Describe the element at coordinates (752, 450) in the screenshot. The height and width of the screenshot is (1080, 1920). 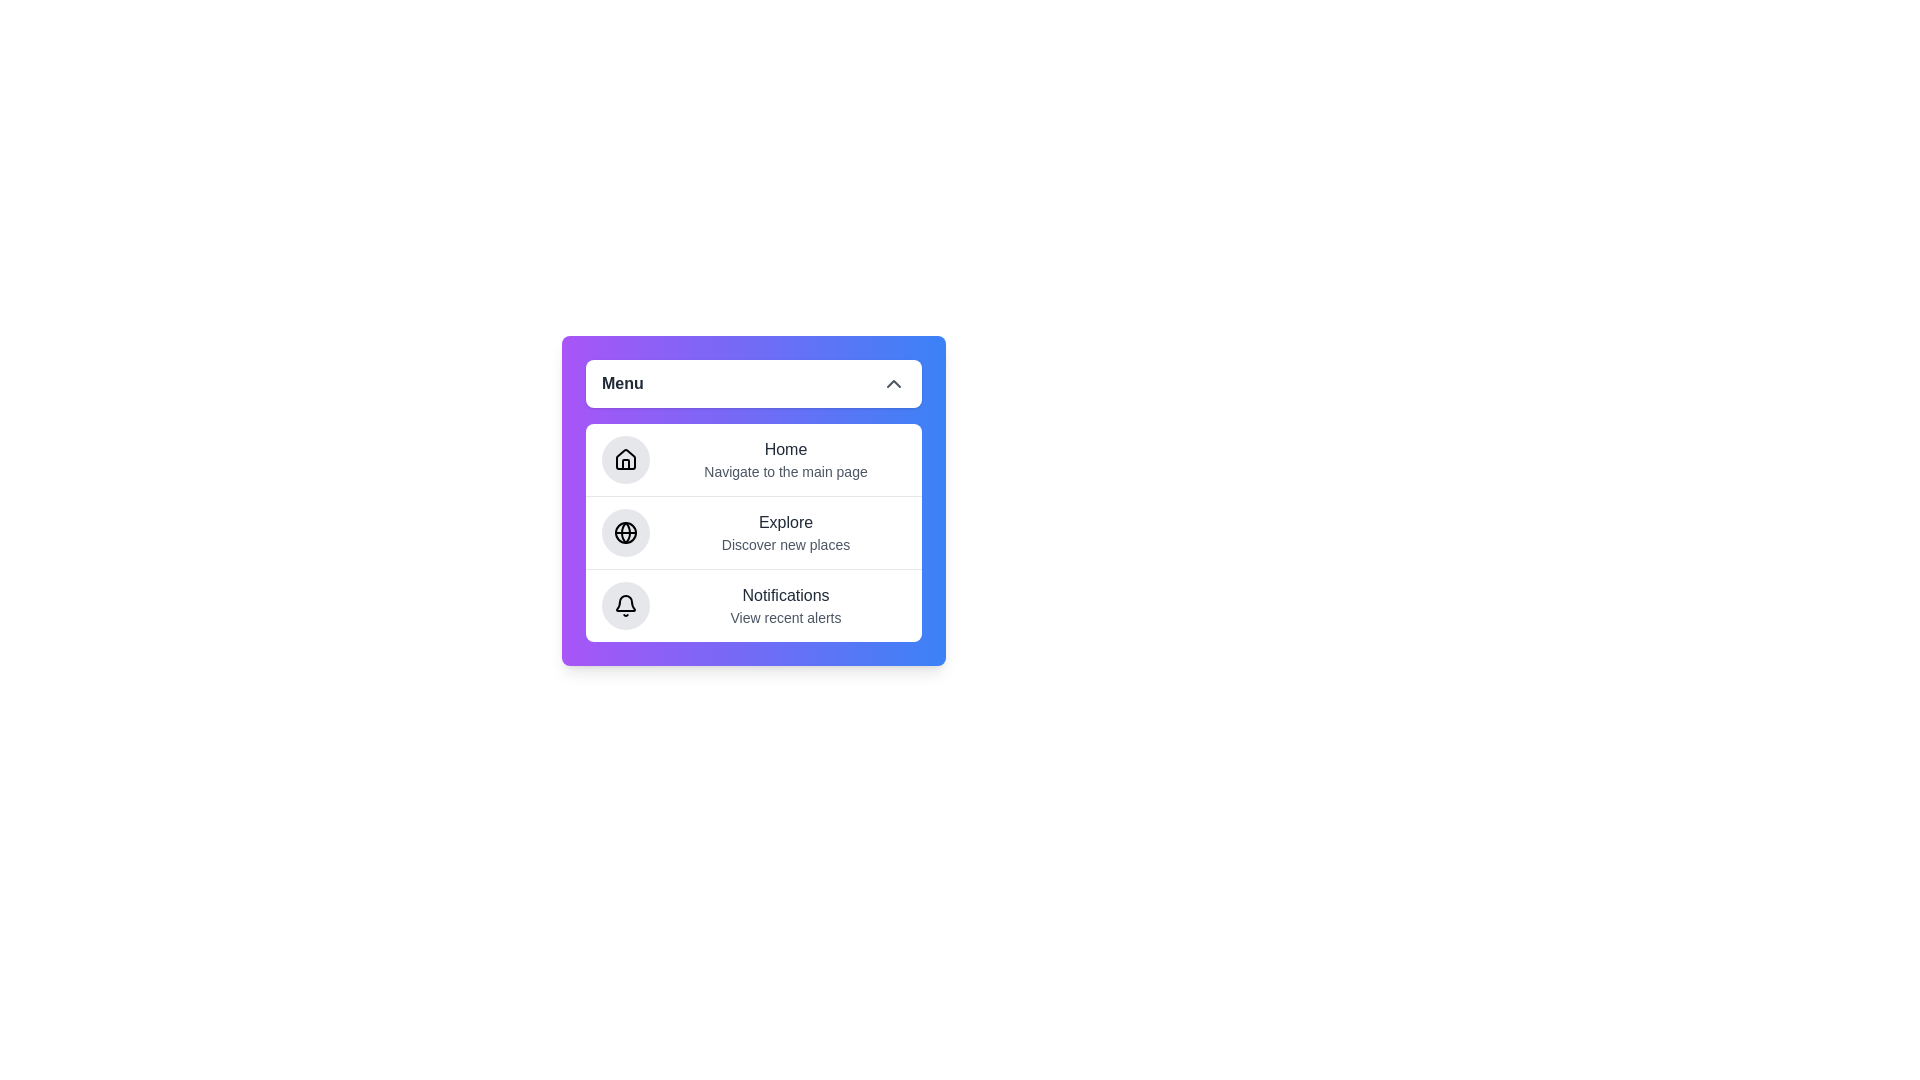
I see `the 'Home' option in the menu` at that location.